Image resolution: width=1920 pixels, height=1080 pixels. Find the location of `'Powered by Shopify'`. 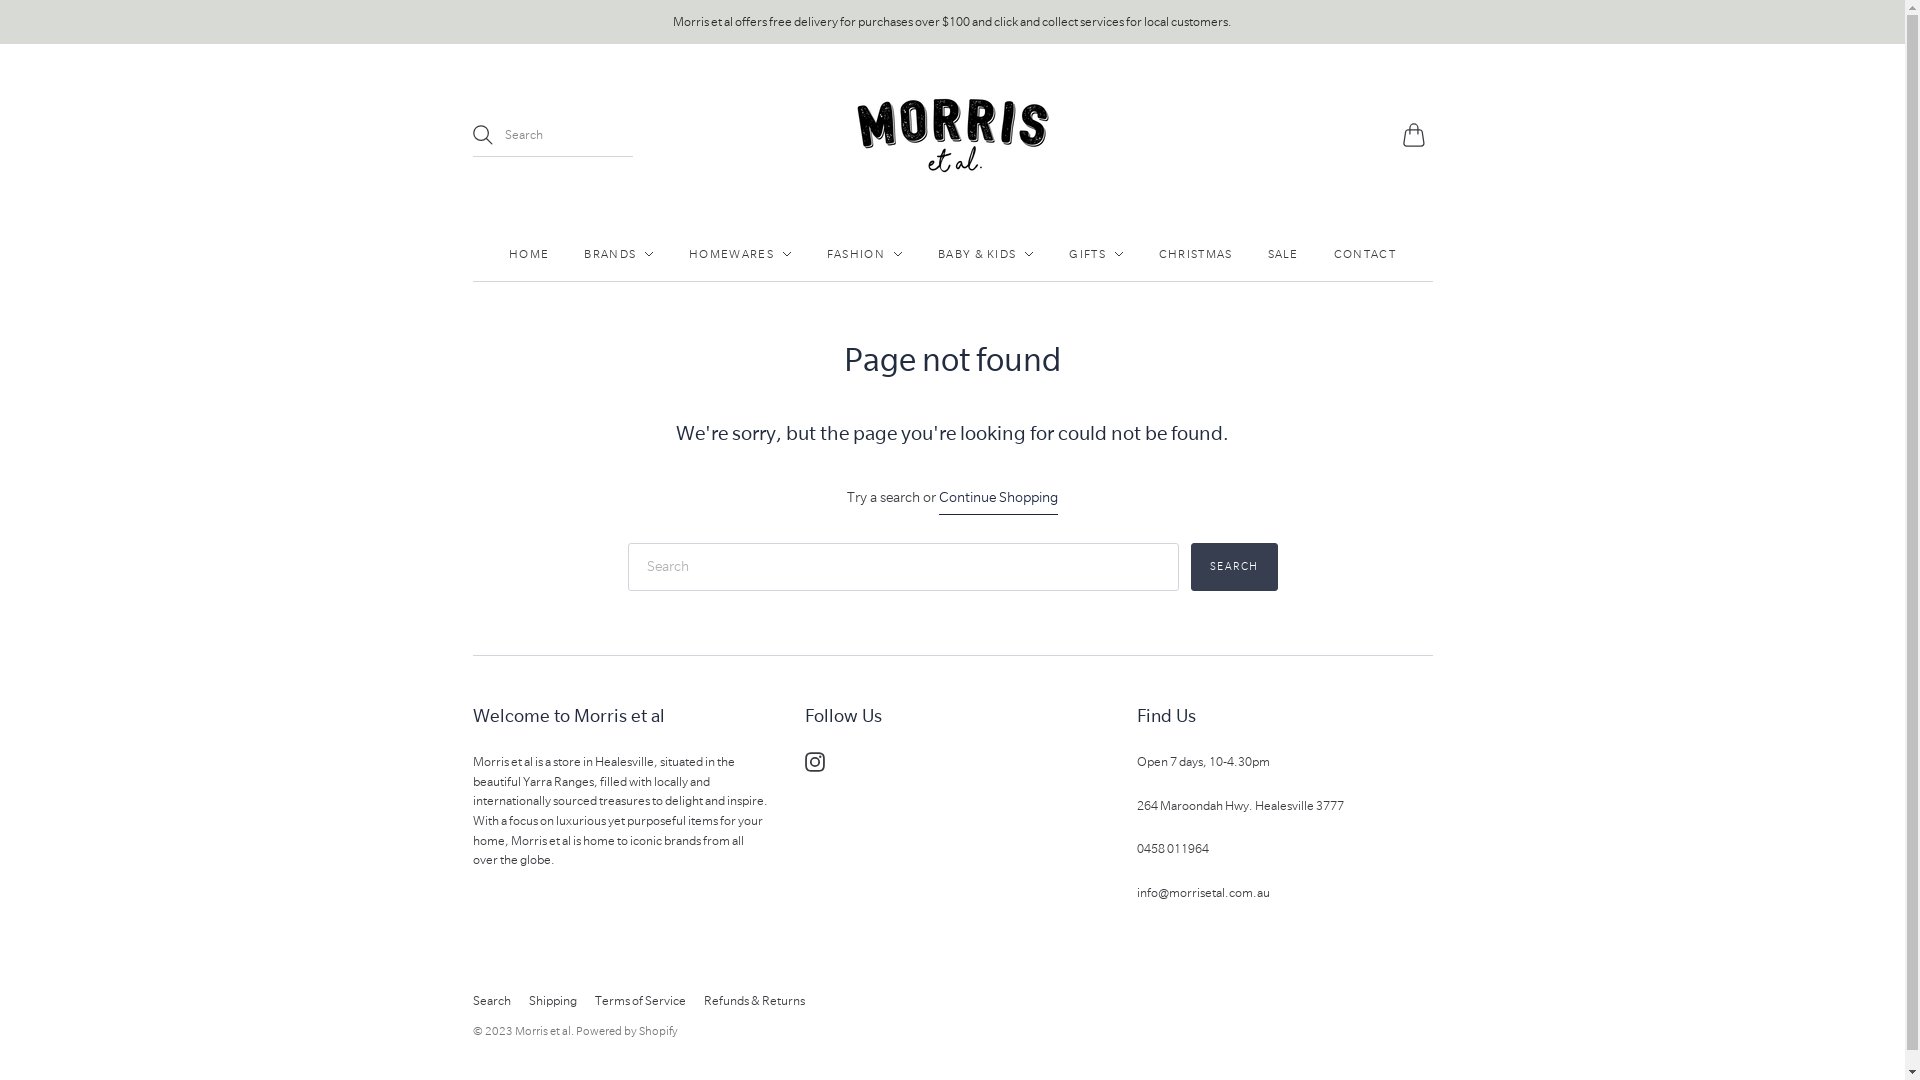

'Powered by Shopify' is located at coordinates (626, 1030).